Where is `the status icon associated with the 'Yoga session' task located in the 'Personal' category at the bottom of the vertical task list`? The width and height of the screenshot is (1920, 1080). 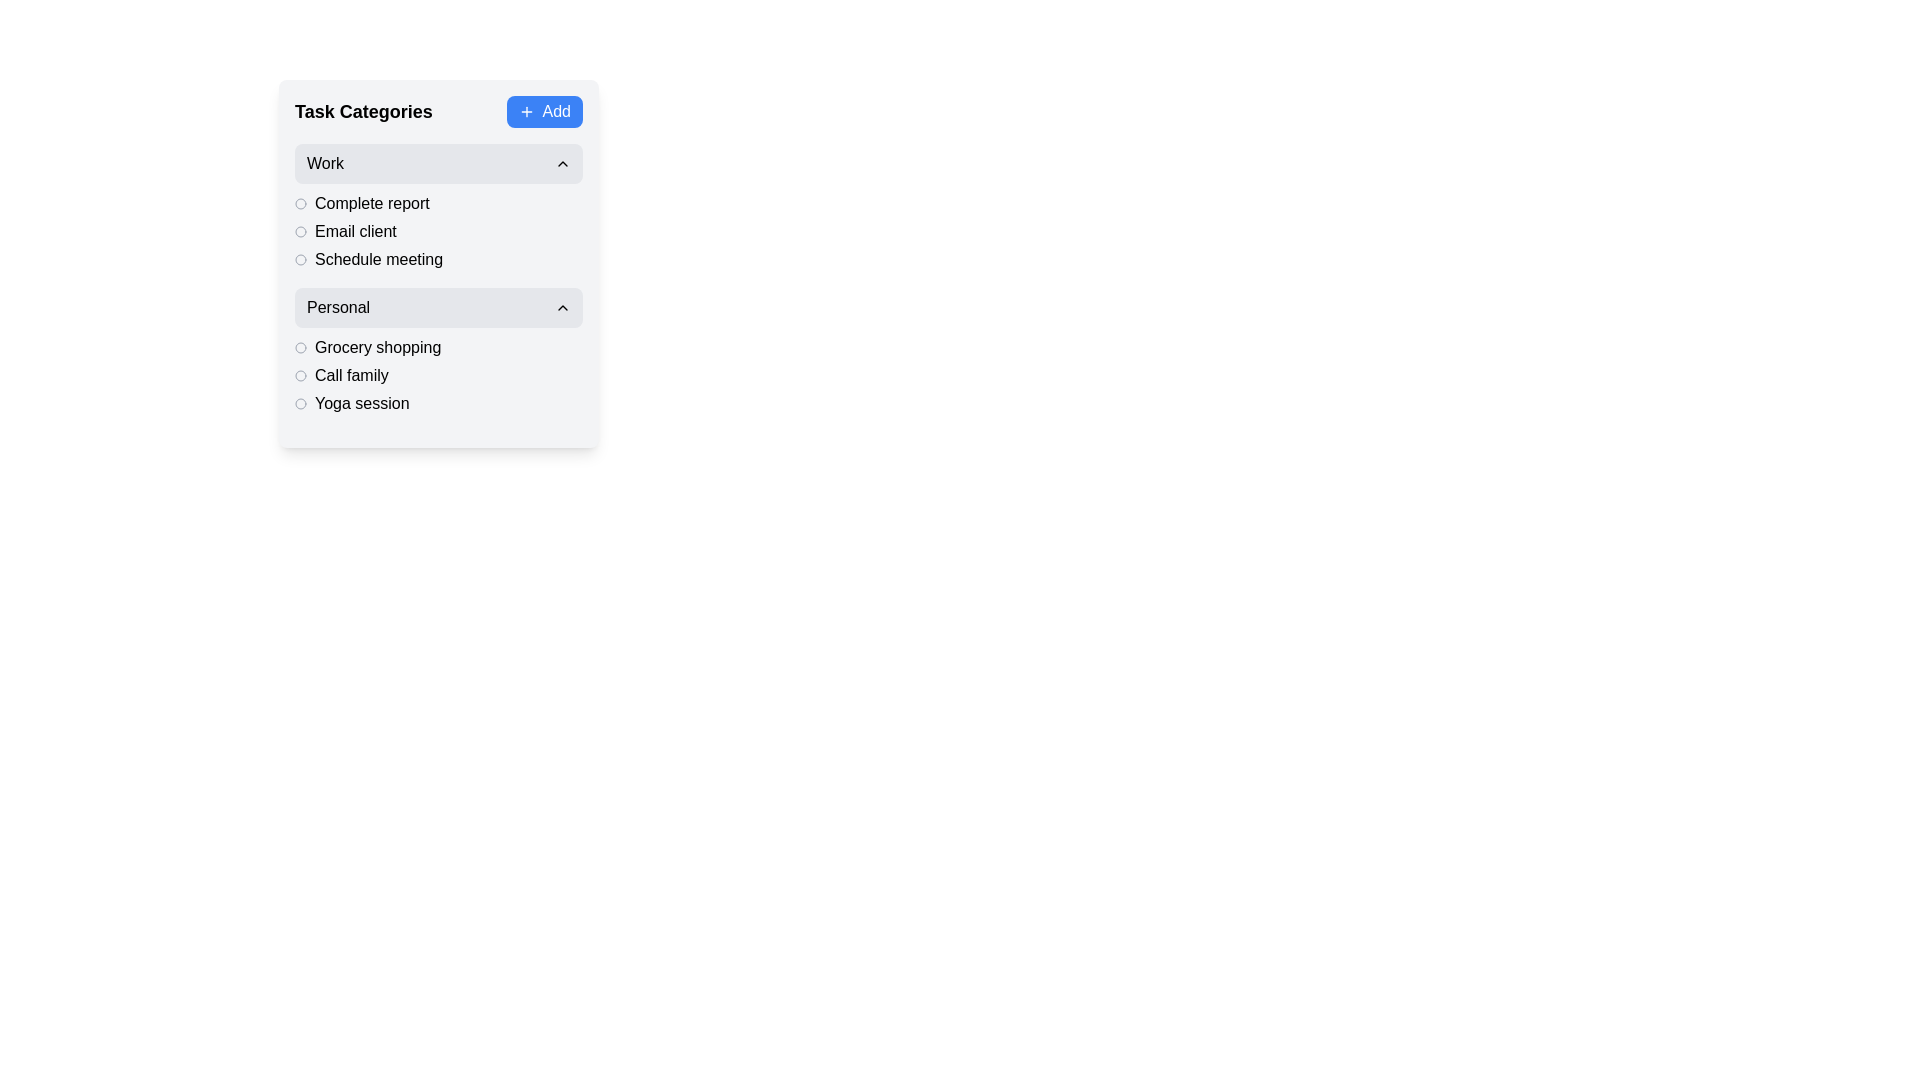
the status icon associated with the 'Yoga session' task located in the 'Personal' category at the bottom of the vertical task list is located at coordinates (300, 404).